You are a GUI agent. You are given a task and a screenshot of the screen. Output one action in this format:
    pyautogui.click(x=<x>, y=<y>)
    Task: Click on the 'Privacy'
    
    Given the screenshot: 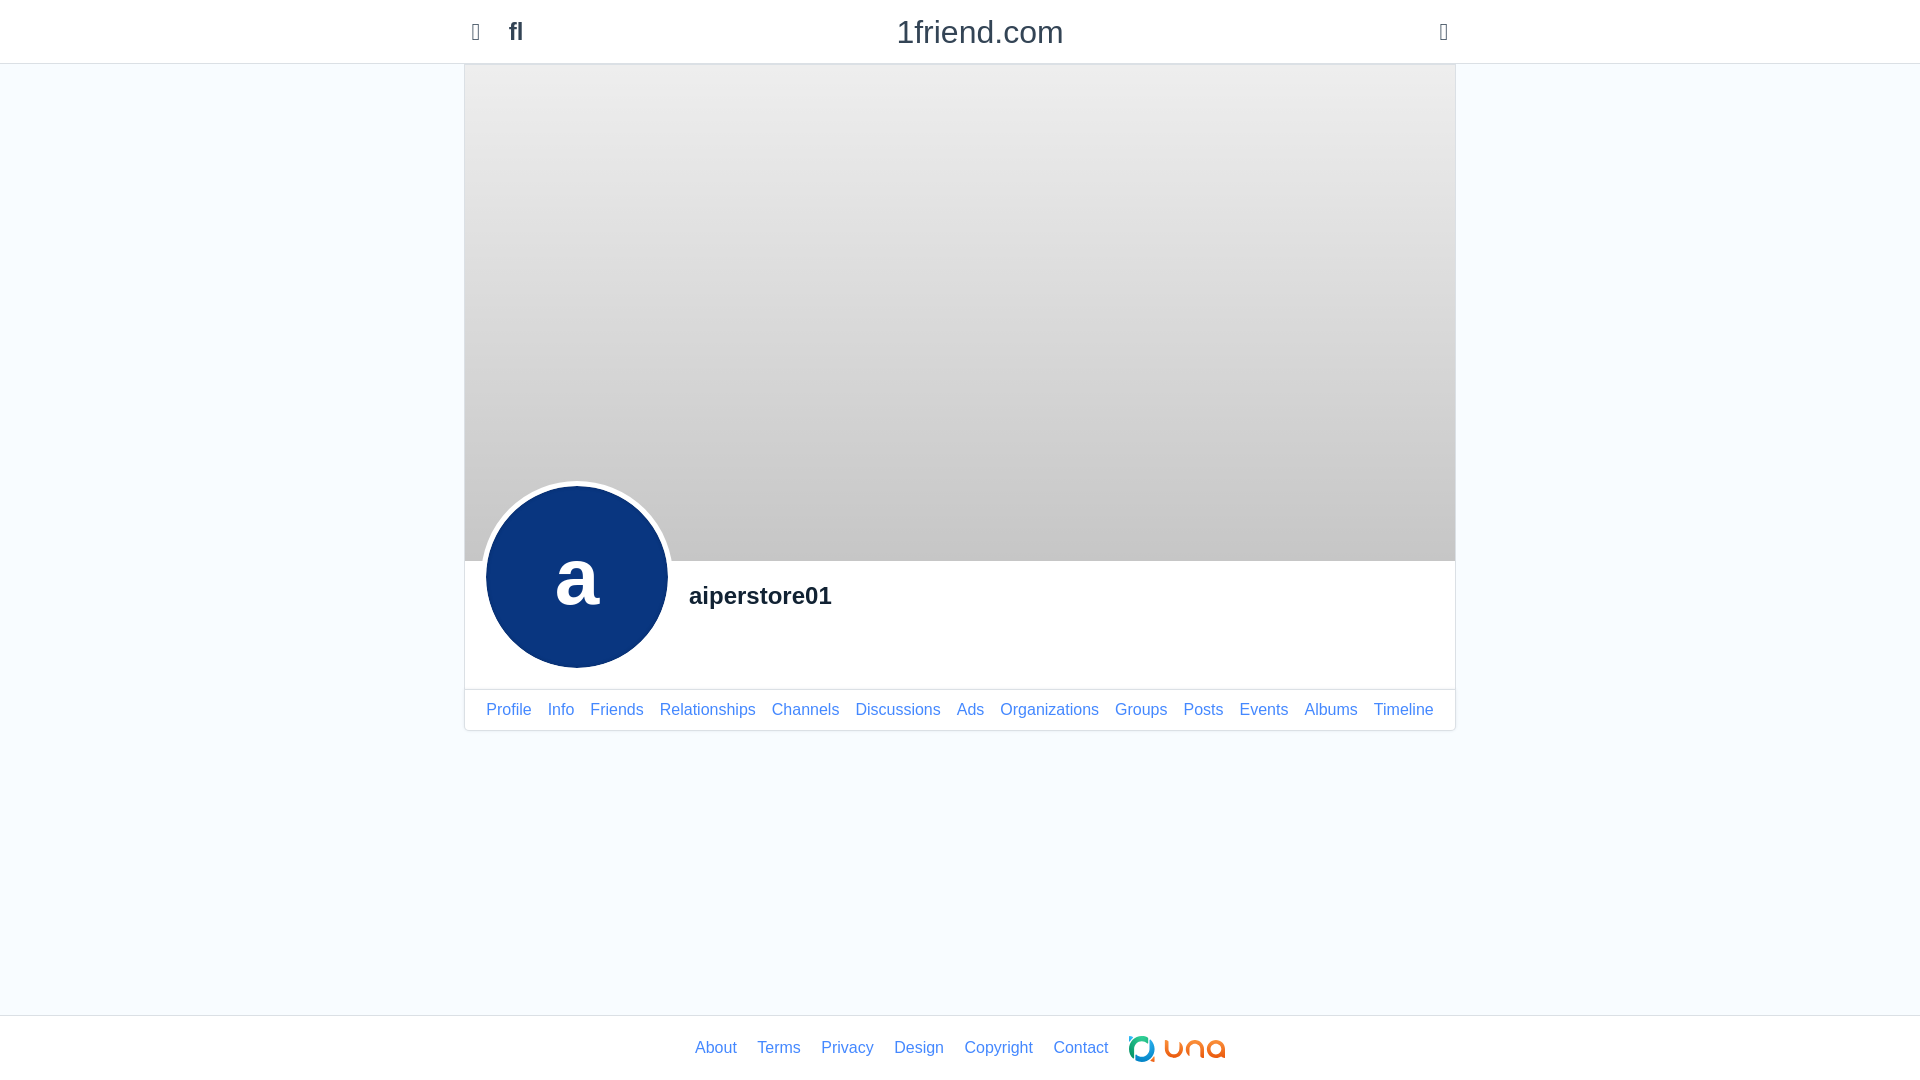 What is the action you would take?
    pyautogui.click(x=846, y=1047)
    